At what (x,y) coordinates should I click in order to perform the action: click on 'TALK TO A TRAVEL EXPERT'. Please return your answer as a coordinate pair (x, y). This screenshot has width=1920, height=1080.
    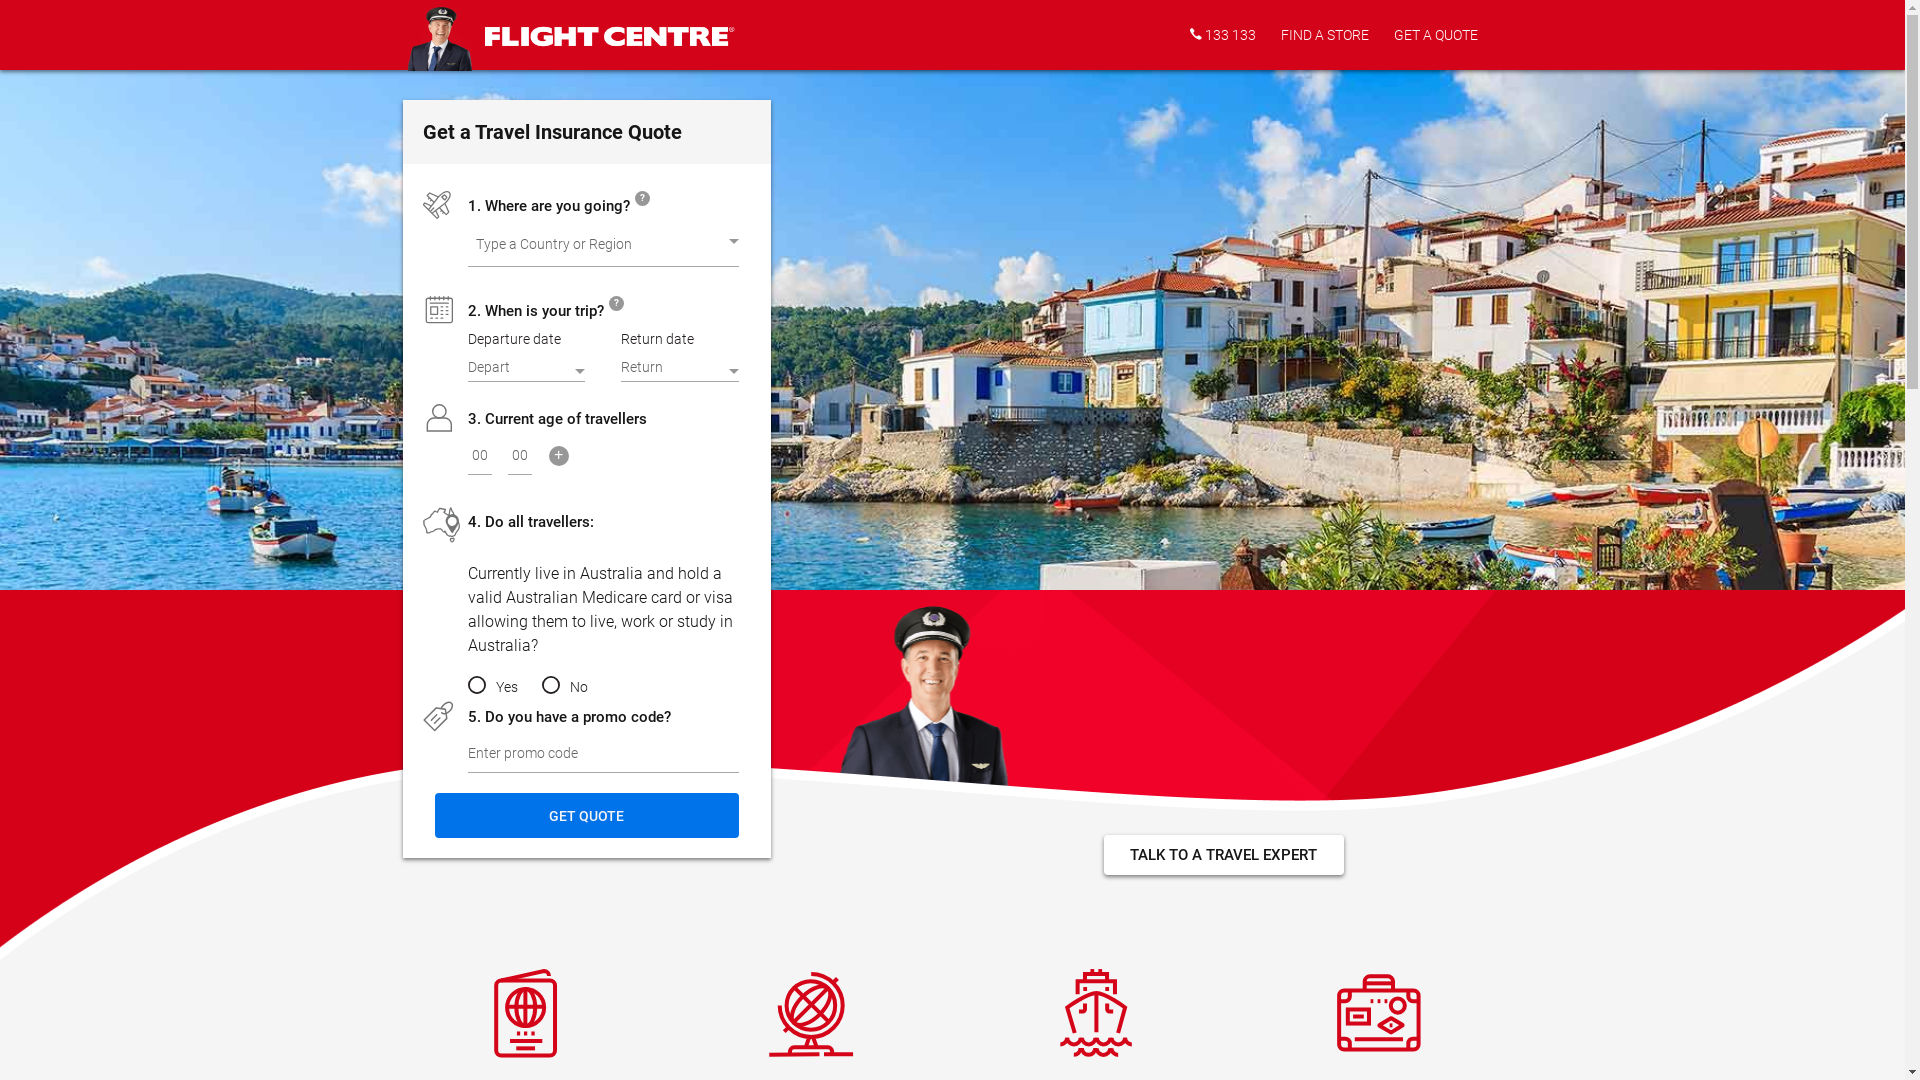
    Looking at the image, I should click on (1223, 855).